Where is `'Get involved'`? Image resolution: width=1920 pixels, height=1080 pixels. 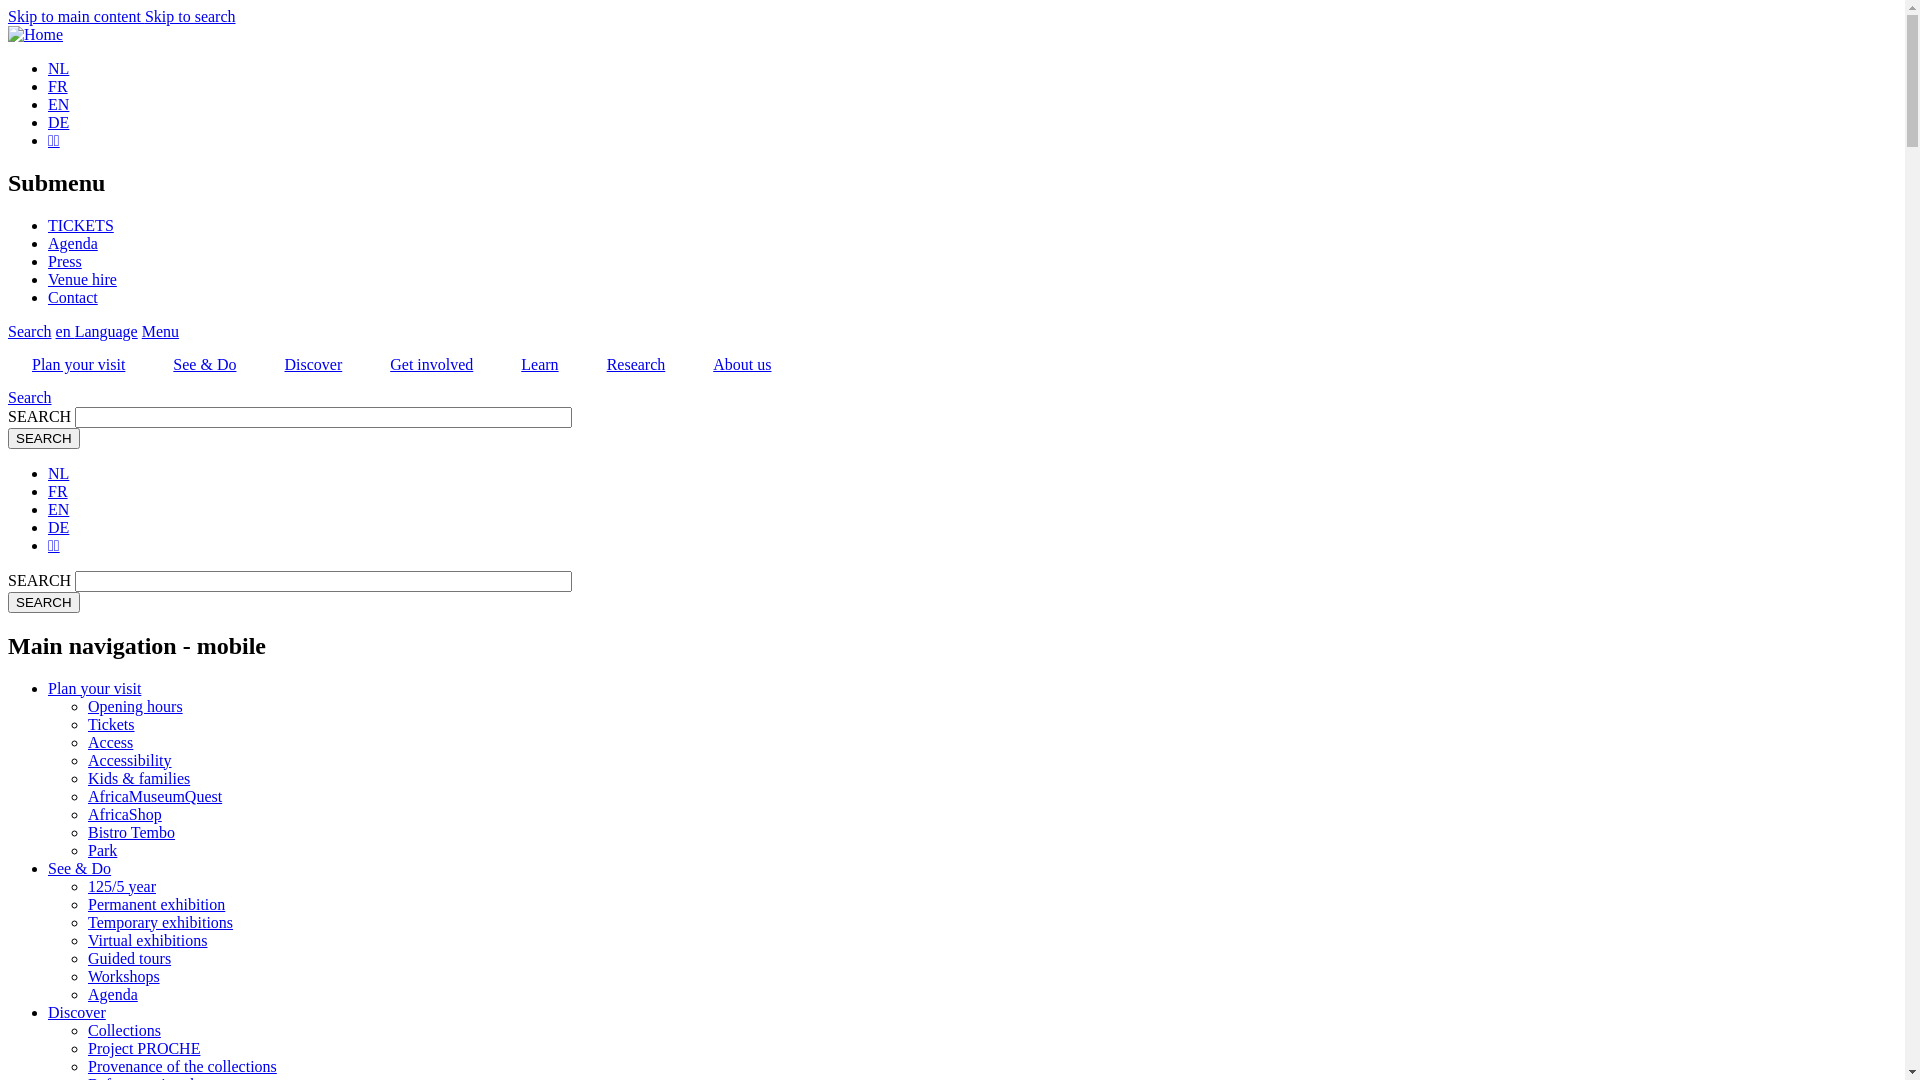 'Get involved' is located at coordinates (430, 365).